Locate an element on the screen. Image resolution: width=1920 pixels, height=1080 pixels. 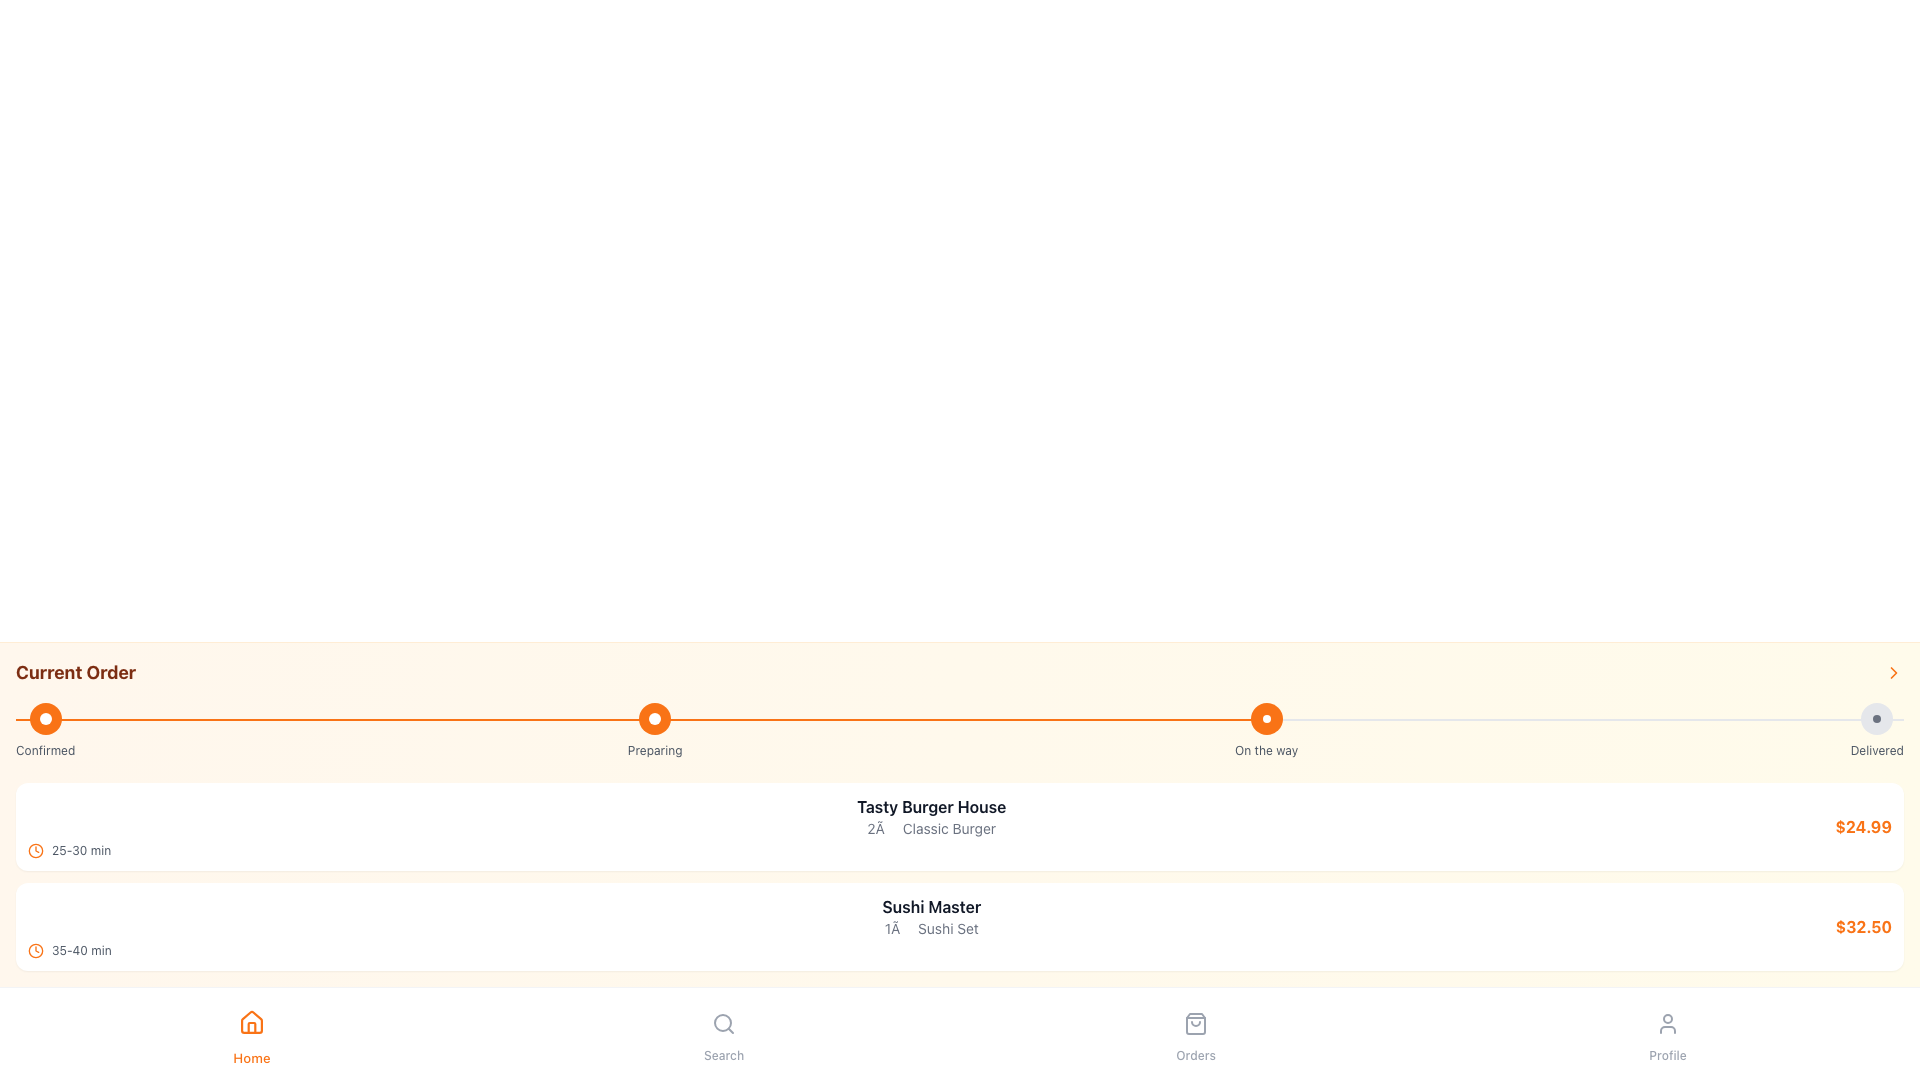
the Circular status indicator representing the 'Delivered' stage within the progress tracker to understand its context is located at coordinates (1876, 717).